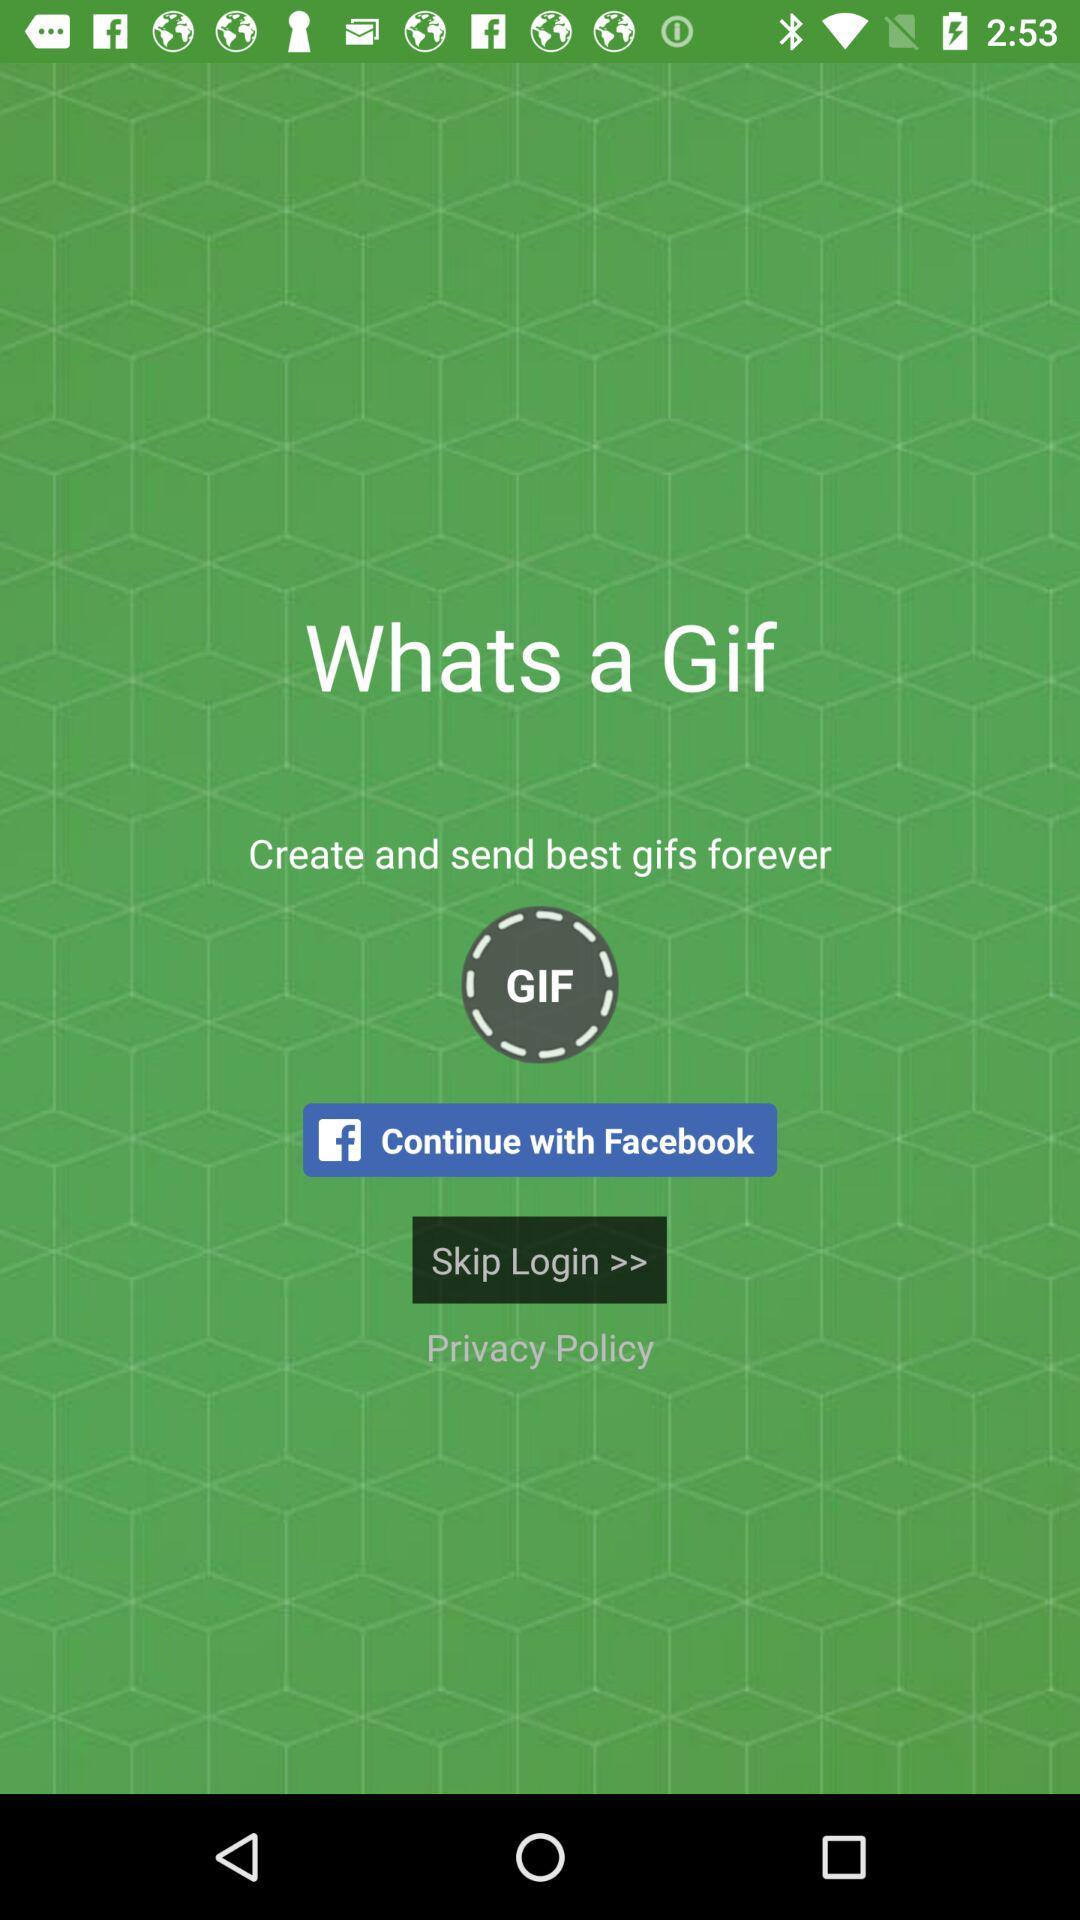  Describe the element at coordinates (540, 1347) in the screenshot. I see `icon below skip login >> item` at that location.